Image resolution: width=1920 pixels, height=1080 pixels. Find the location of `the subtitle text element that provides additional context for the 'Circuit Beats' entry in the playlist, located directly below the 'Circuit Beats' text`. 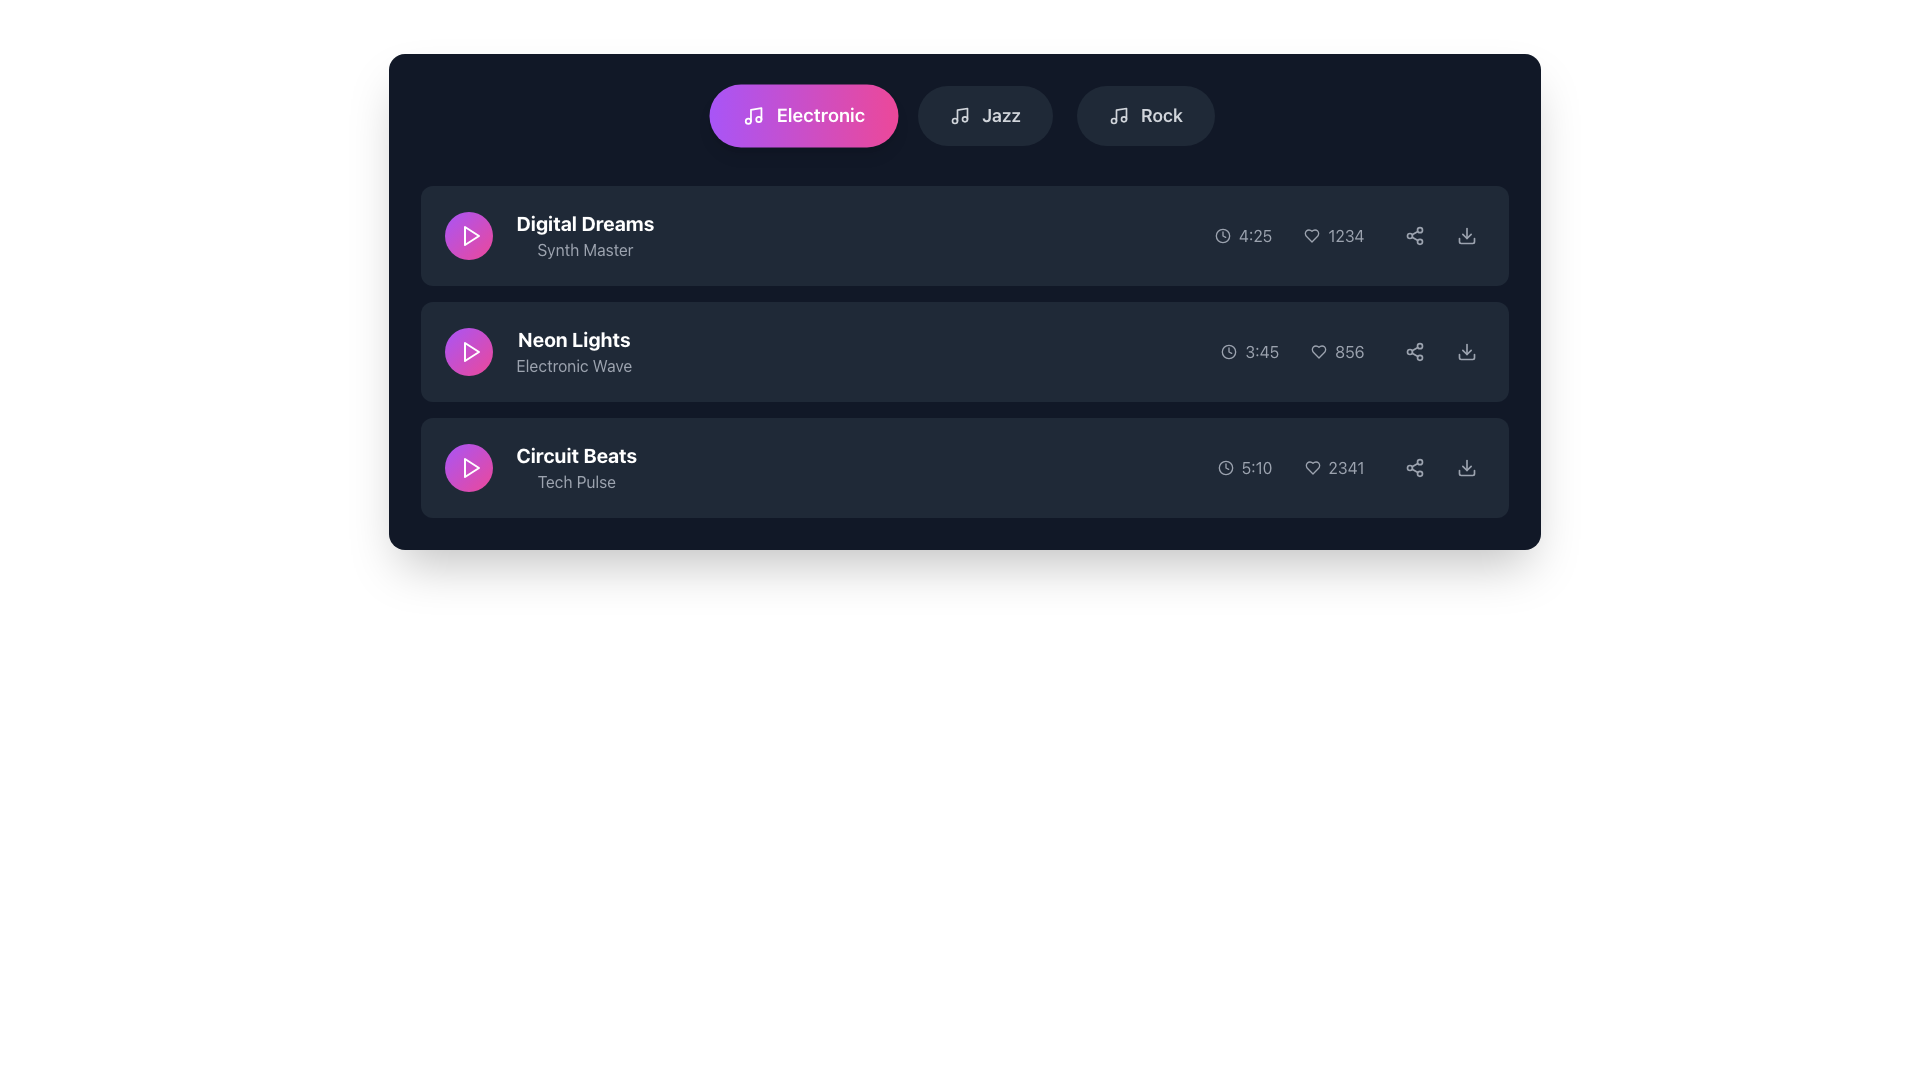

the subtitle text element that provides additional context for the 'Circuit Beats' entry in the playlist, located directly below the 'Circuit Beats' text is located at coordinates (575, 482).